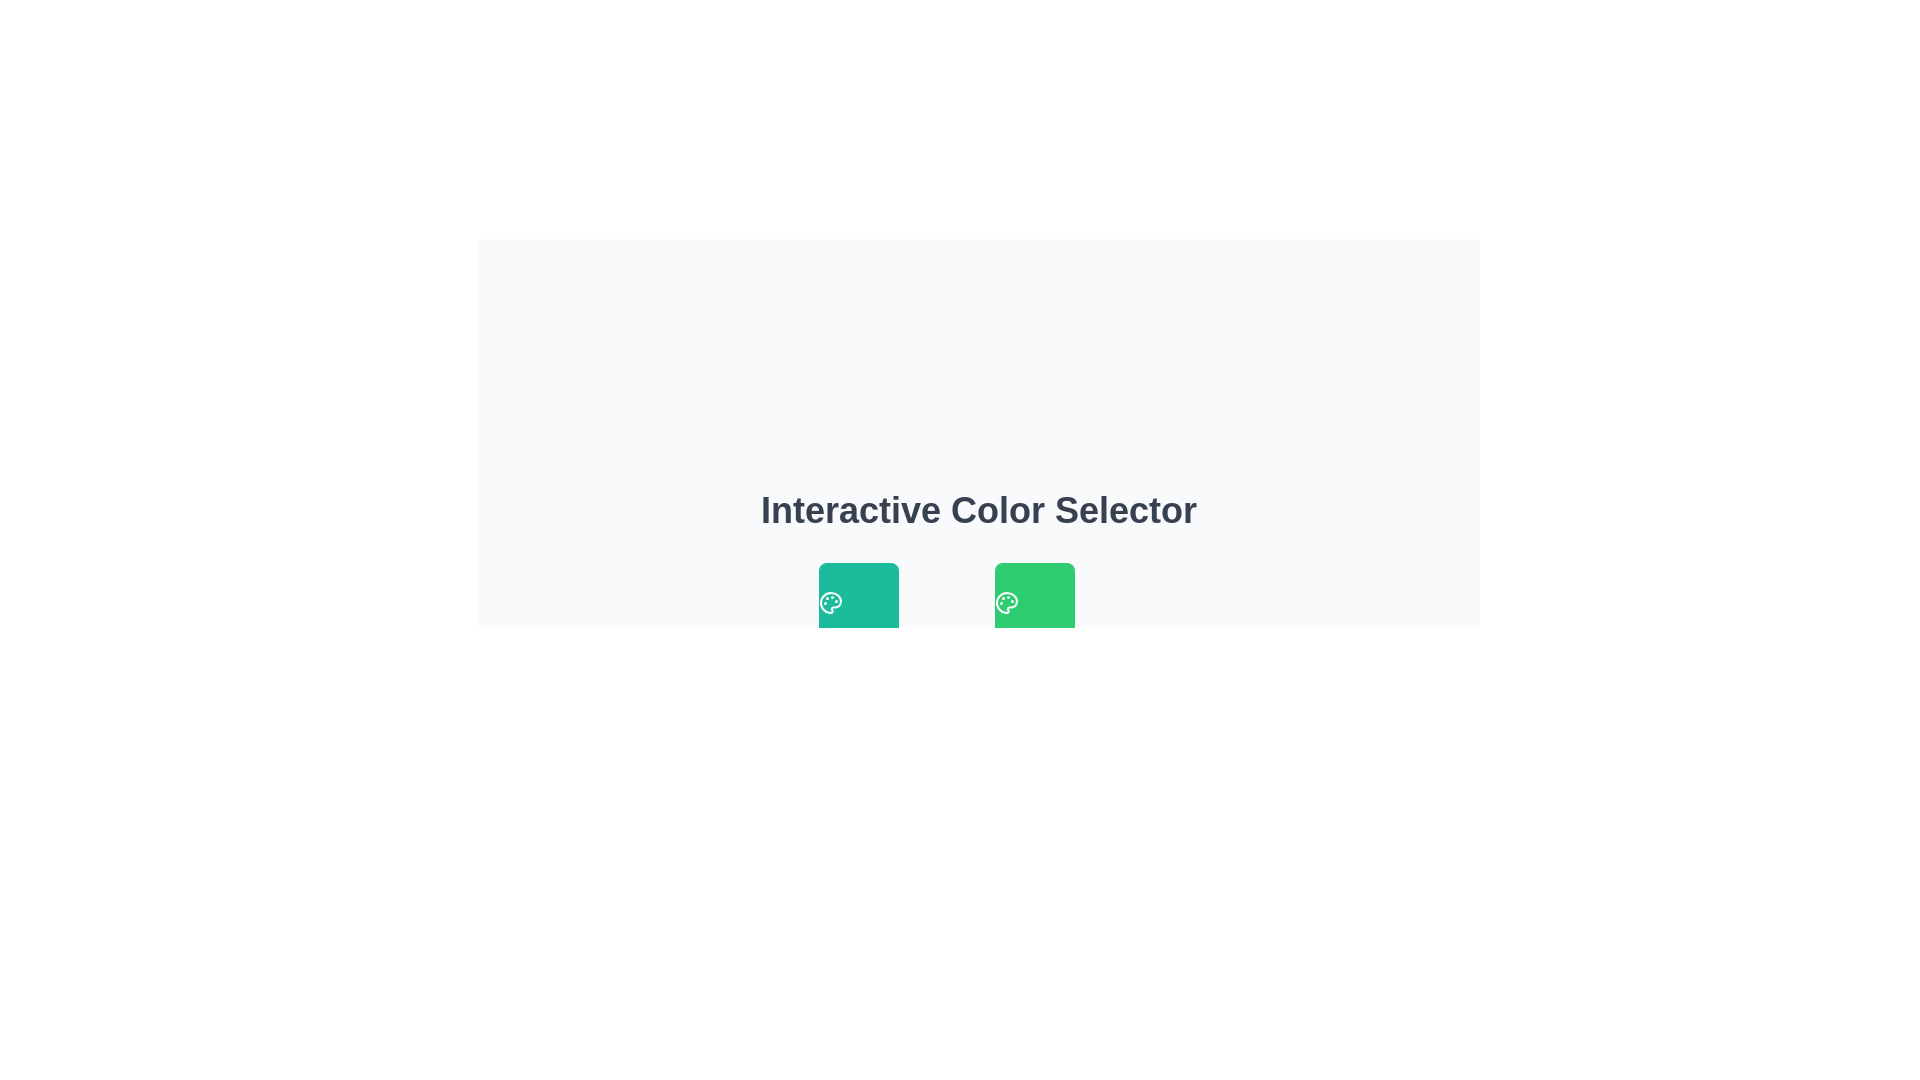 The width and height of the screenshot is (1920, 1080). What do you see at coordinates (830, 601) in the screenshot?
I see `the SVG-based Icon located within the left button of the 'Interactive Color Selector' section, which is styled with rounded corners and is meant for color selection or customization` at bounding box center [830, 601].